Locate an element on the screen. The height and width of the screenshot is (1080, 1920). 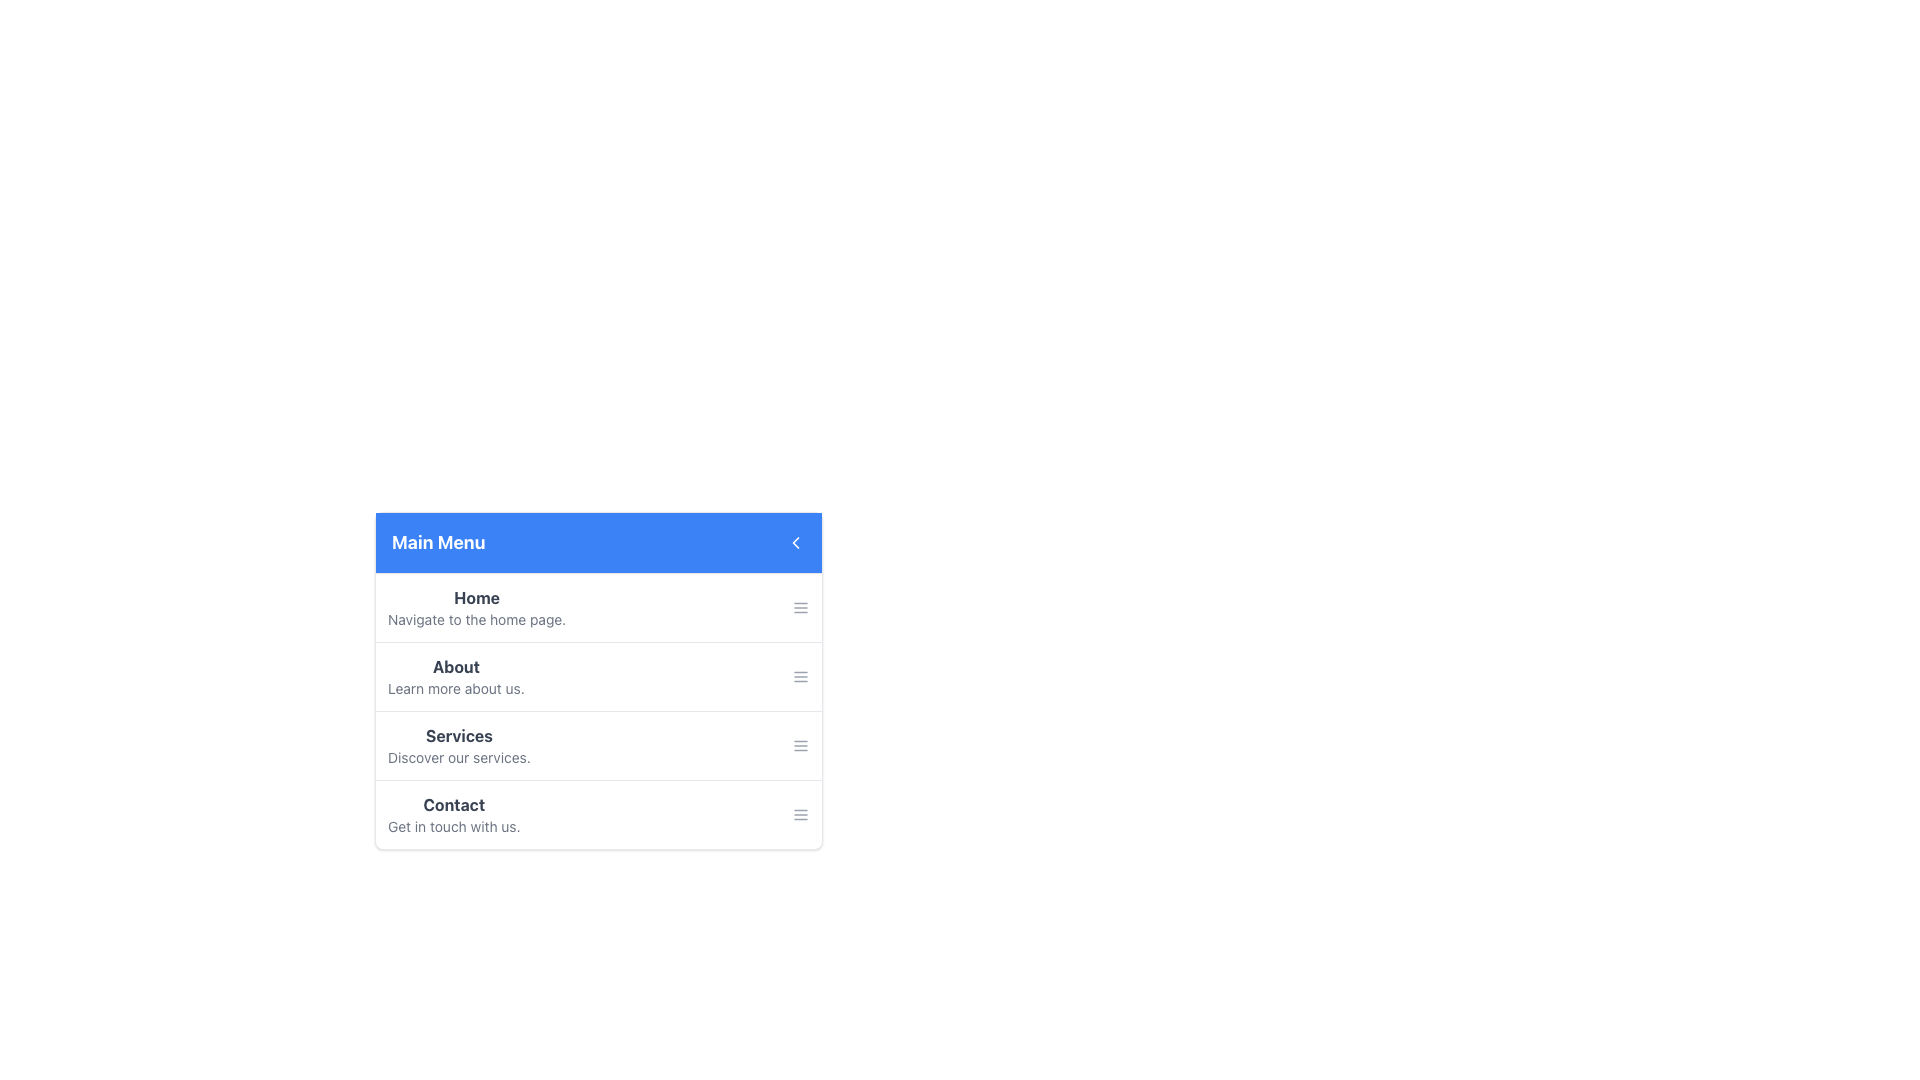
the icon in the top-right corner of the 'About' list item that triggers additional options or details, adjacent to the text 'Learn more about us.' is located at coordinates (801, 676).